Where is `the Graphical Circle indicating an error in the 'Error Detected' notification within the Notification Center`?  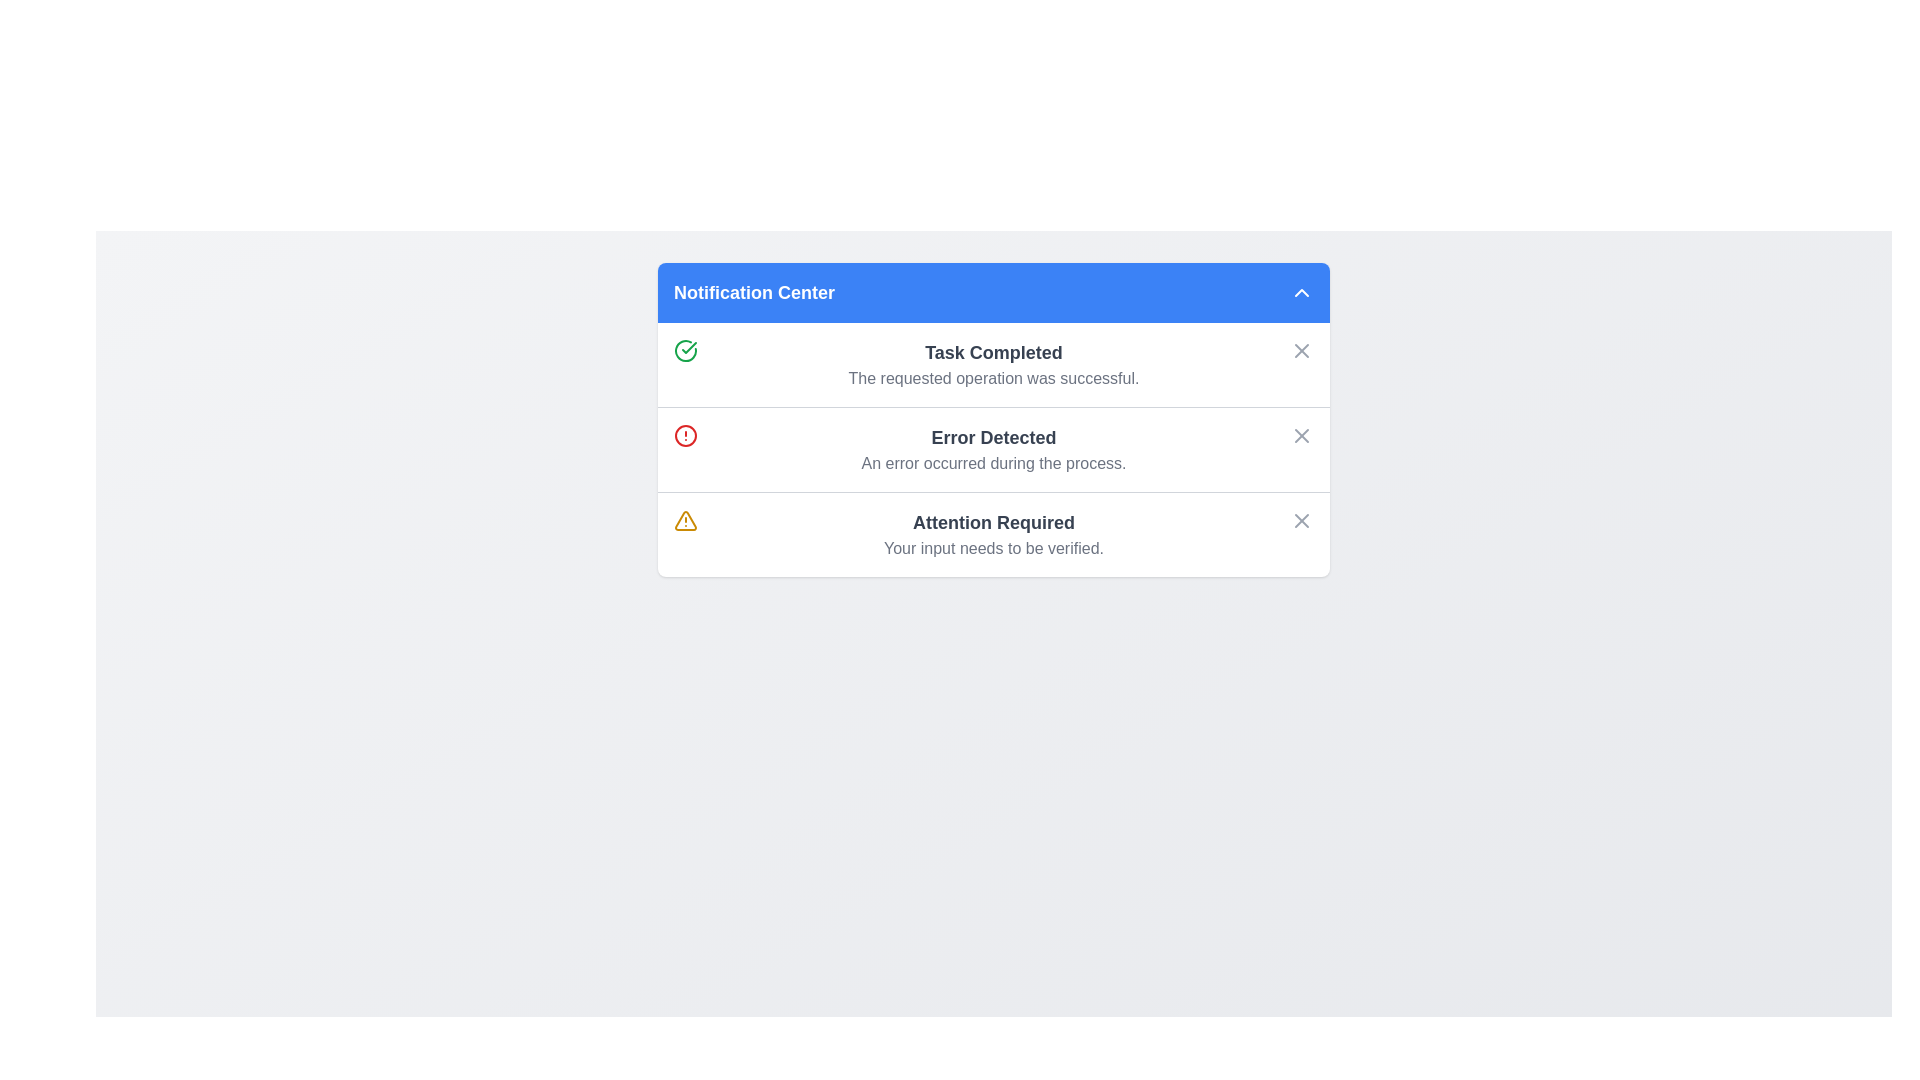 the Graphical Circle indicating an error in the 'Error Detected' notification within the Notification Center is located at coordinates (686, 434).